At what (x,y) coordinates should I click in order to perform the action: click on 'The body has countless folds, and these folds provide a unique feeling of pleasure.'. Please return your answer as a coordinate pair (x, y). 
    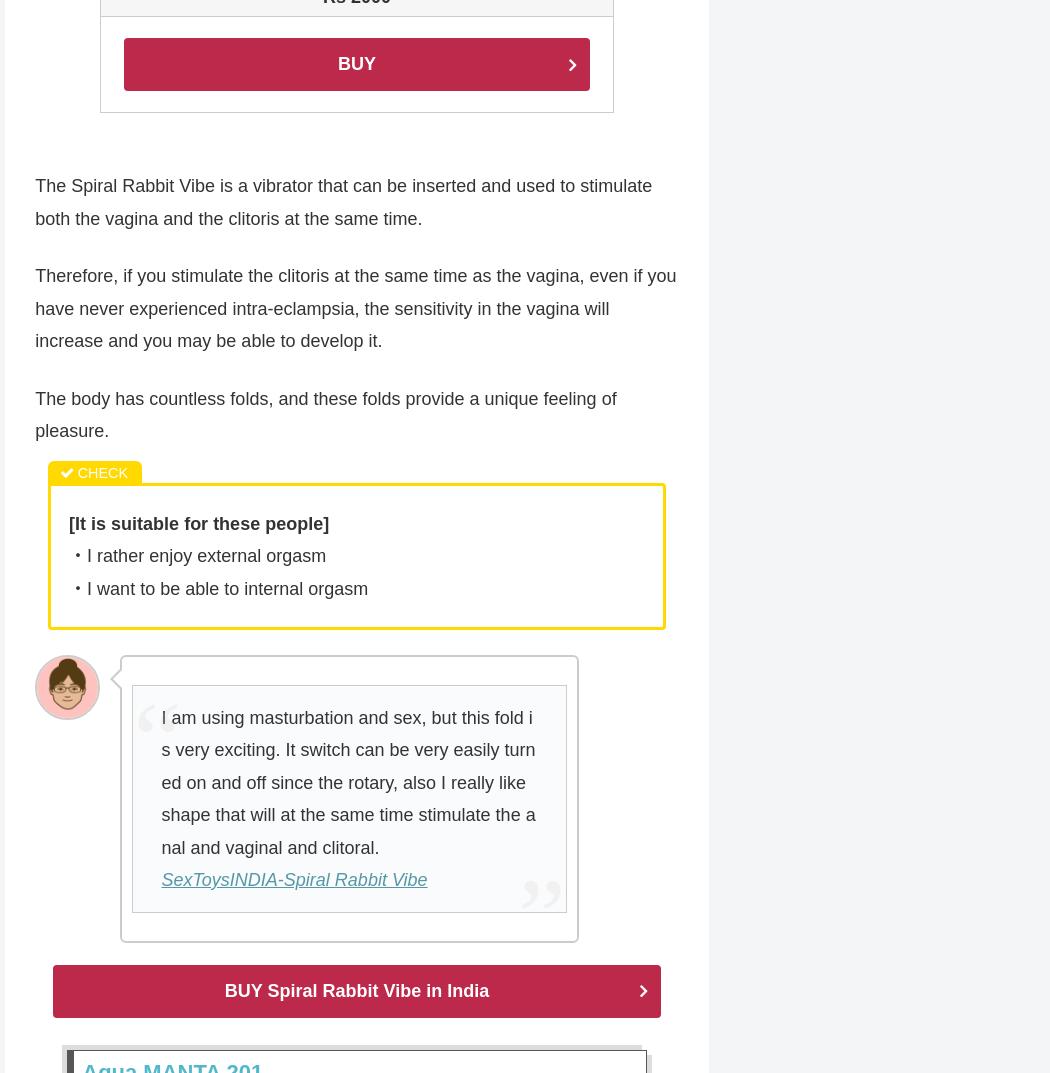
    Looking at the image, I should click on (325, 415).